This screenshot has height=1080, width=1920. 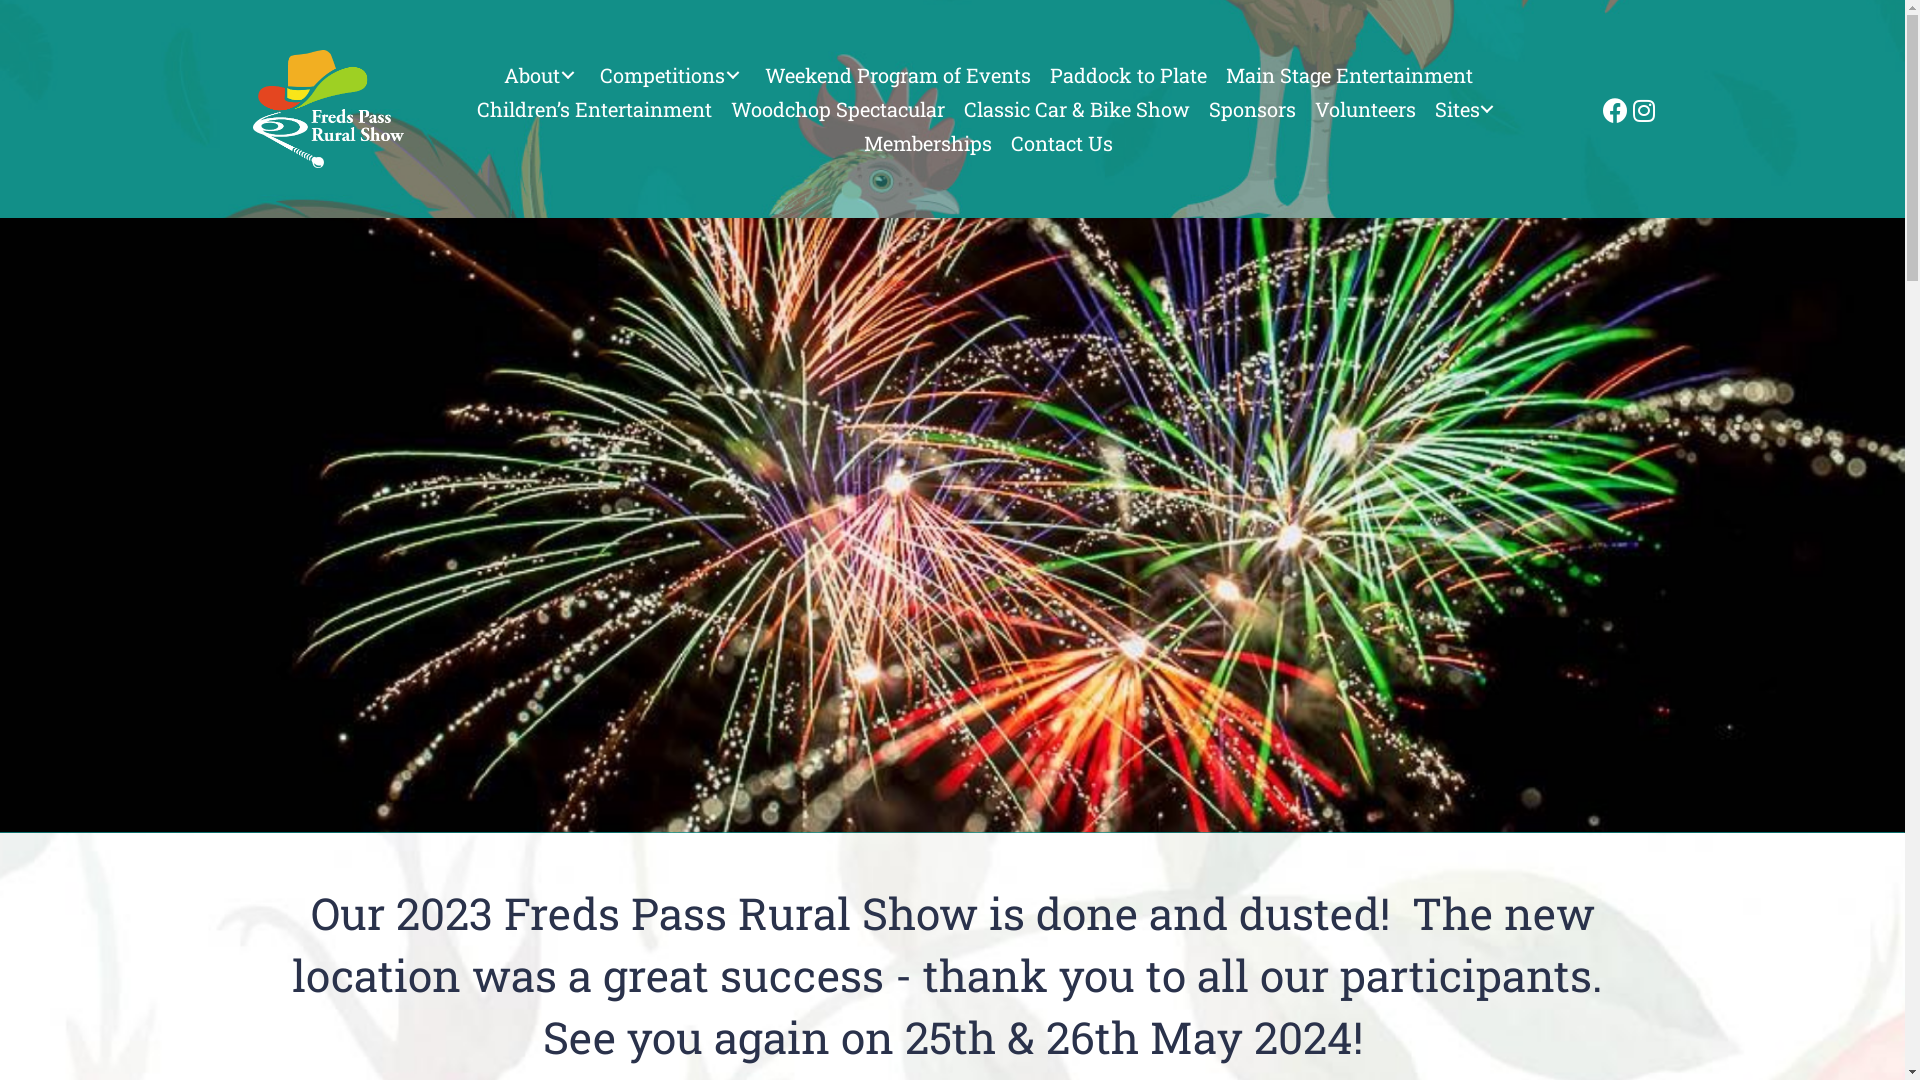 I want to click on 'Sponsors', so click(x=1251, y=108).